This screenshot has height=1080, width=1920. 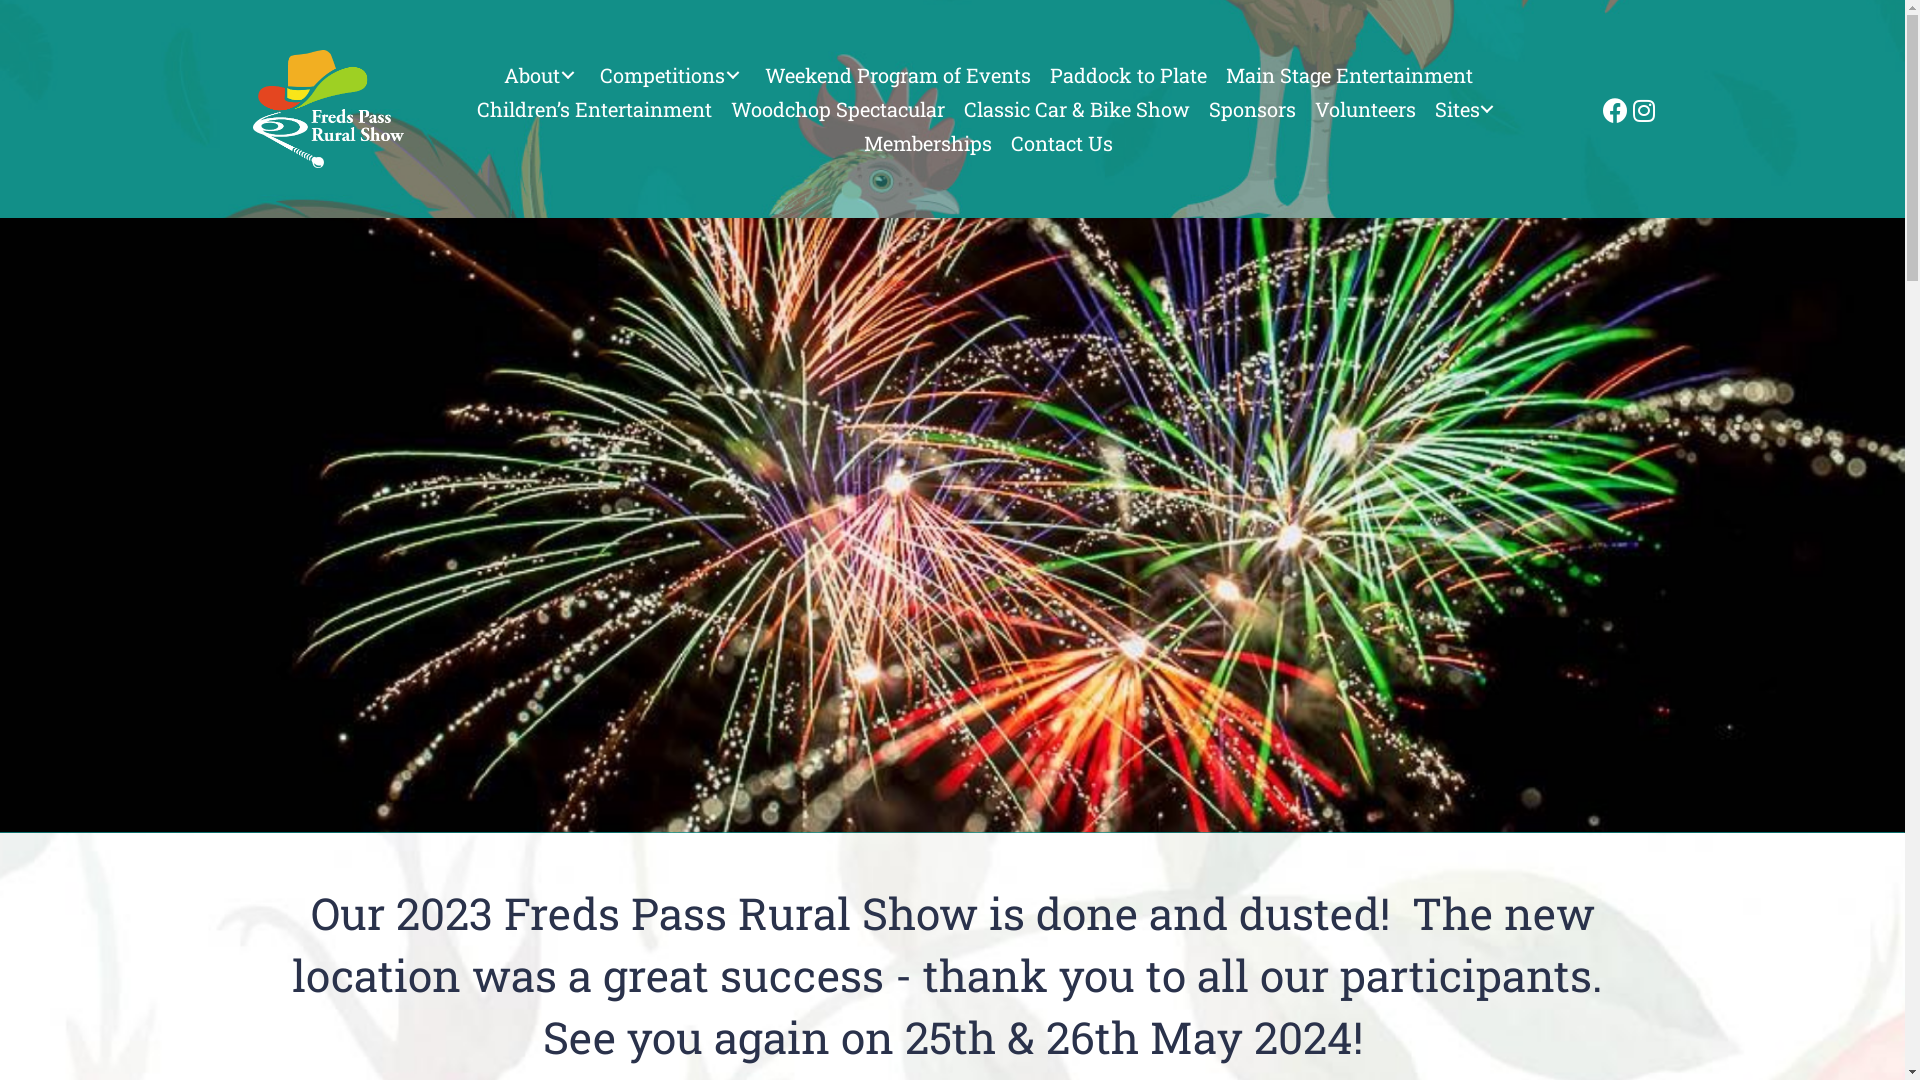 I want to click on 'Sponsors', so click(x=1251, y=108).